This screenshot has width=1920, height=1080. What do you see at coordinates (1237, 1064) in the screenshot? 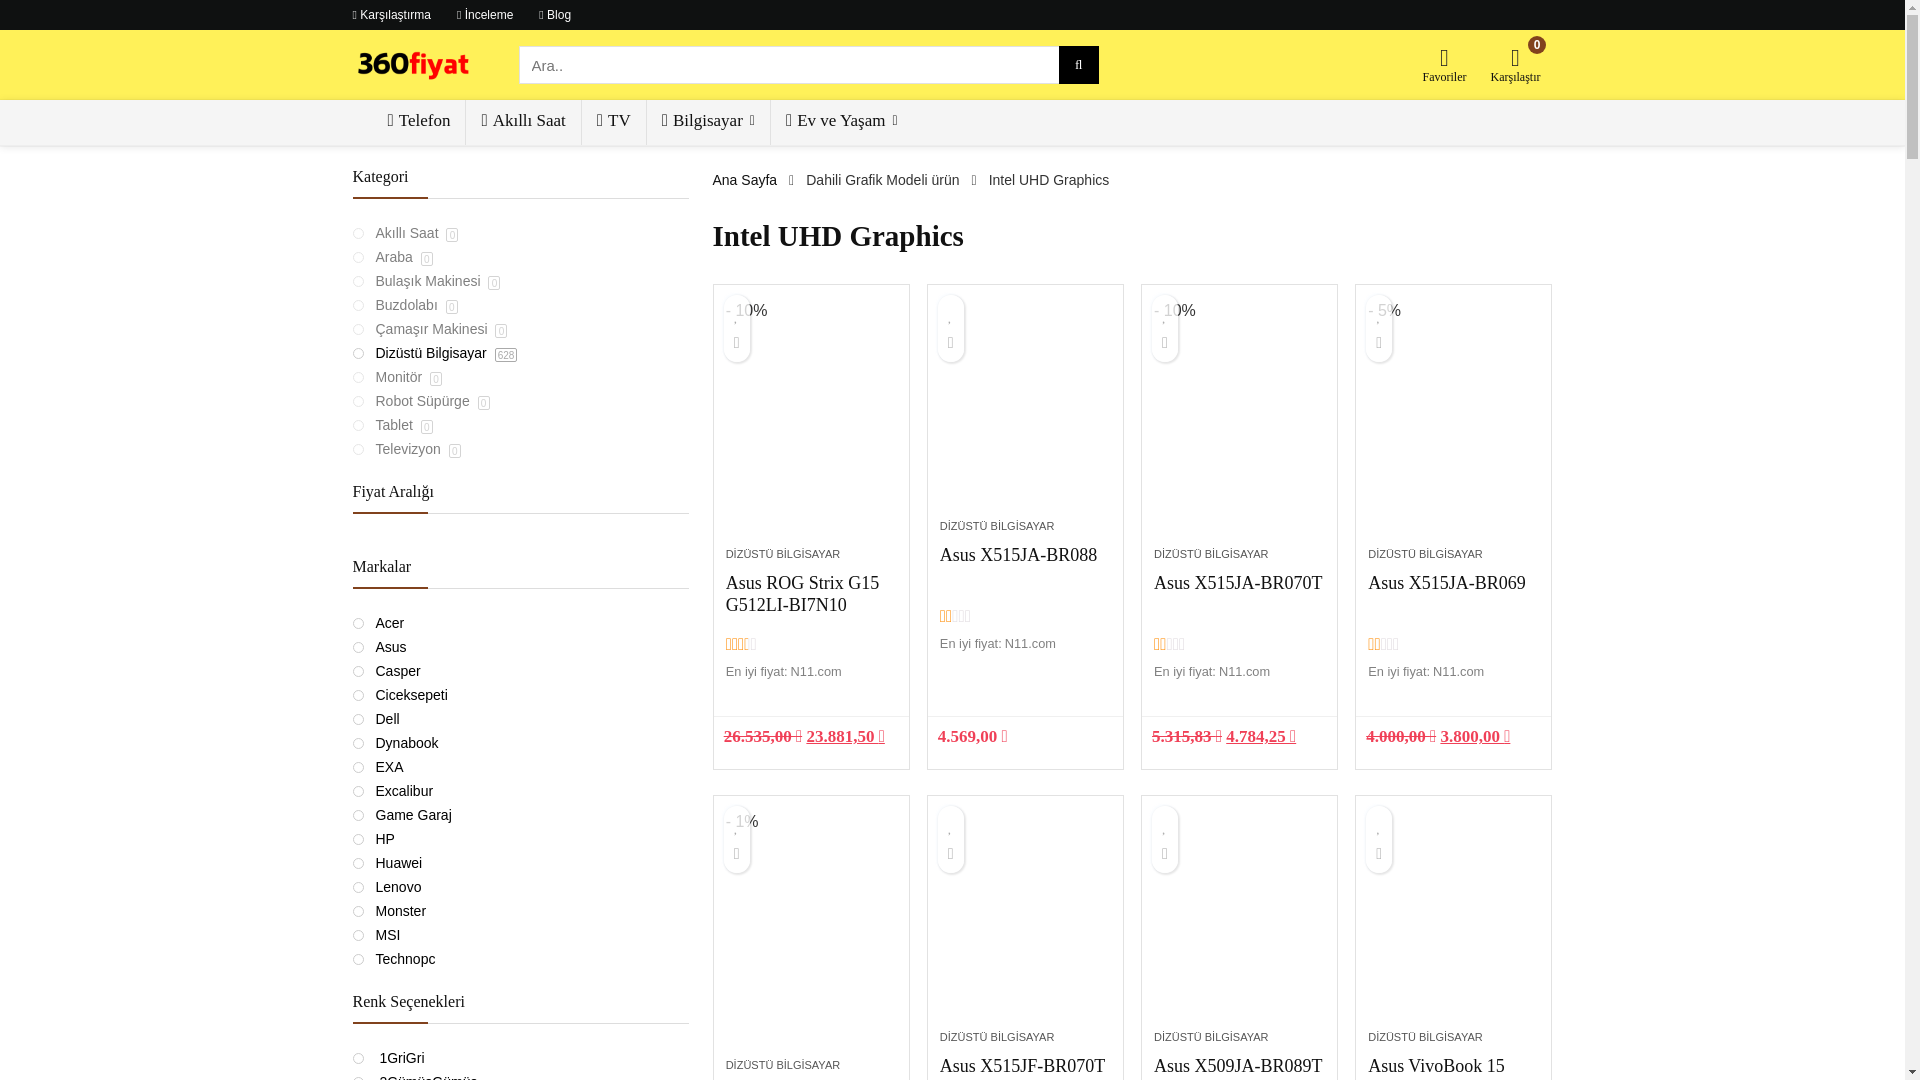
I see `'Asus X509JA-BR089T'` at bounding box center [1237, 1064].